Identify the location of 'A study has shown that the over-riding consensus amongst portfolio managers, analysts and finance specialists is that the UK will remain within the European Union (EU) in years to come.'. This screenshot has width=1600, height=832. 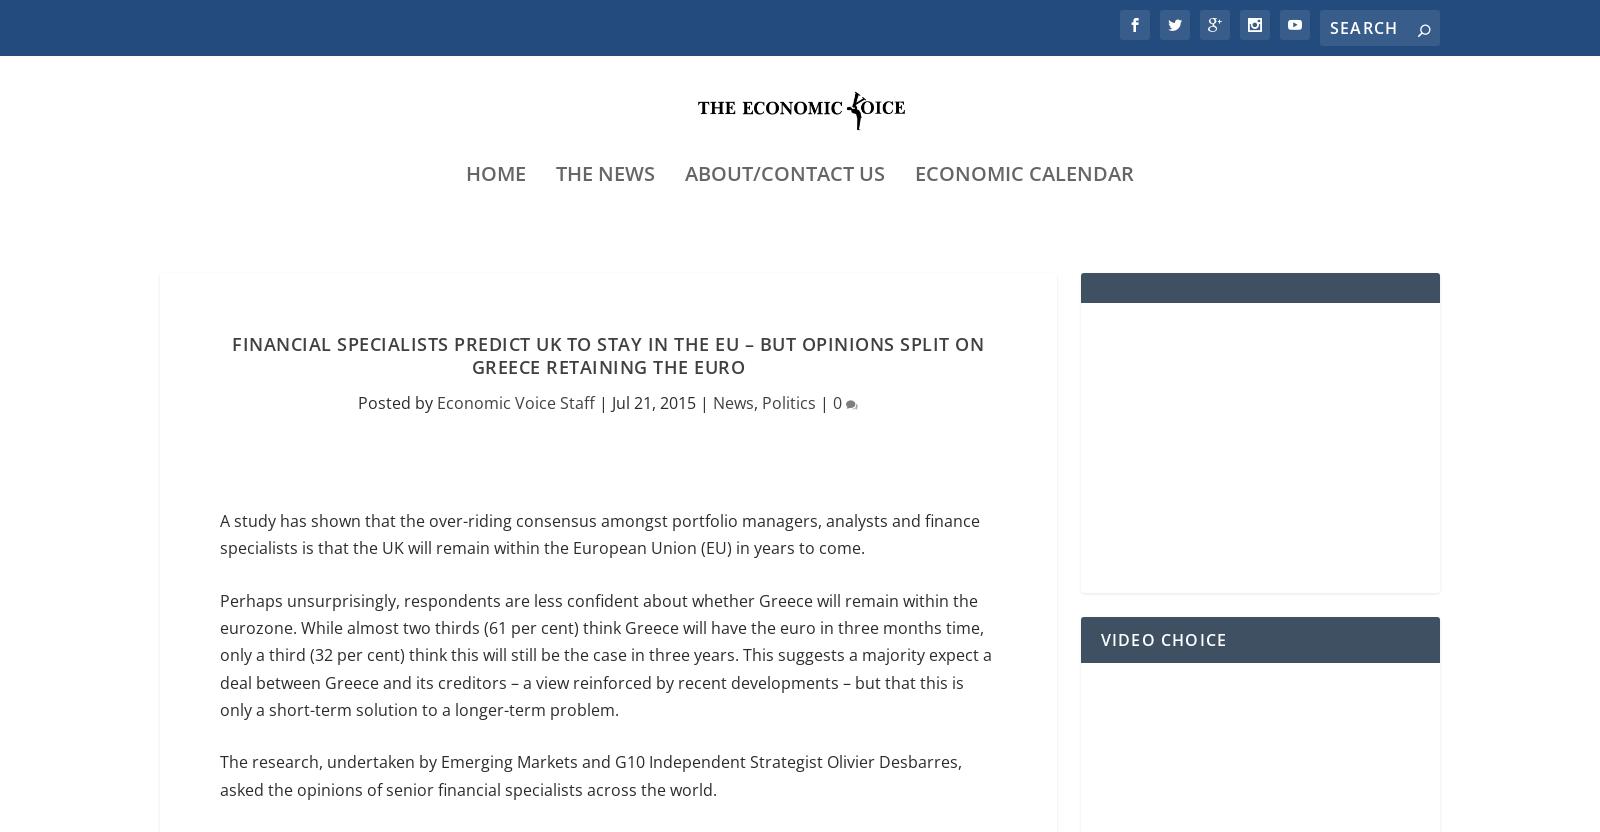
(220, 536).